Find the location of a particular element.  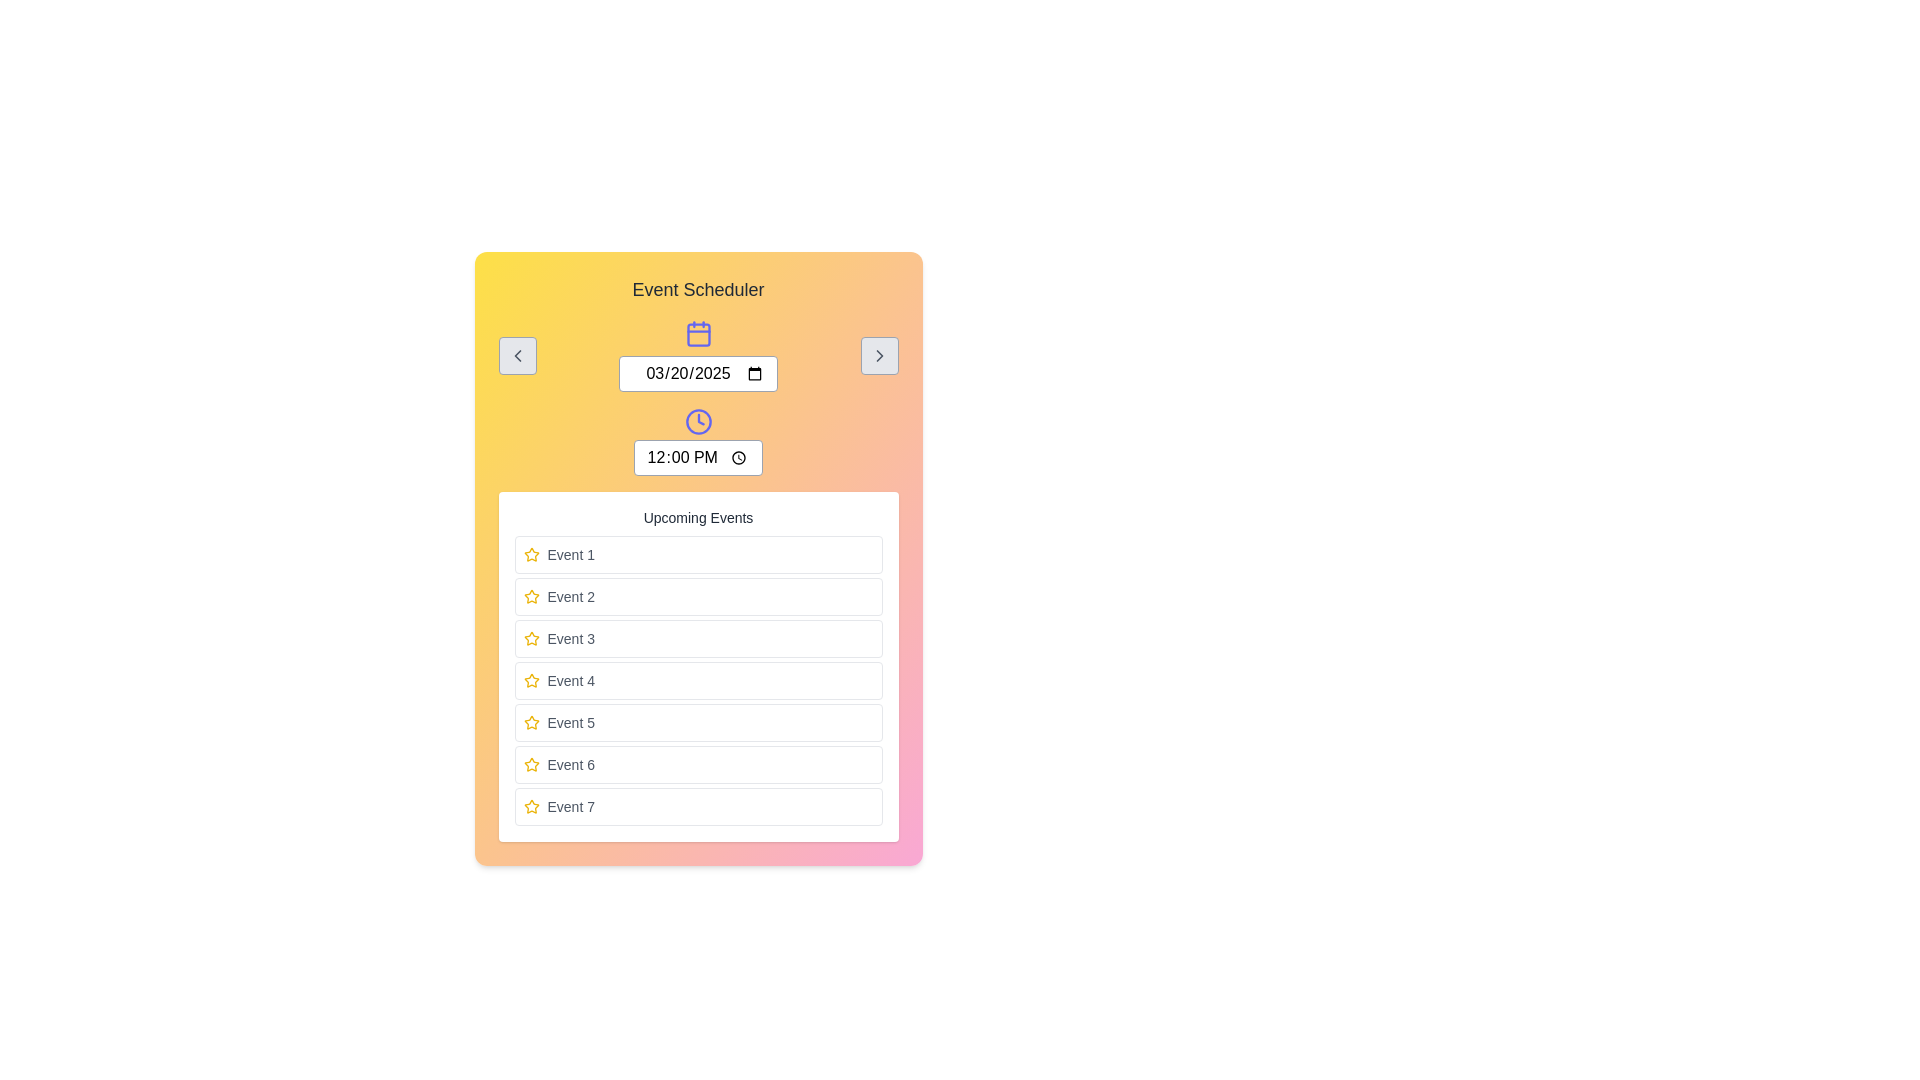

the list item labeled 'Event 6' is located at coordinates (698, 764).